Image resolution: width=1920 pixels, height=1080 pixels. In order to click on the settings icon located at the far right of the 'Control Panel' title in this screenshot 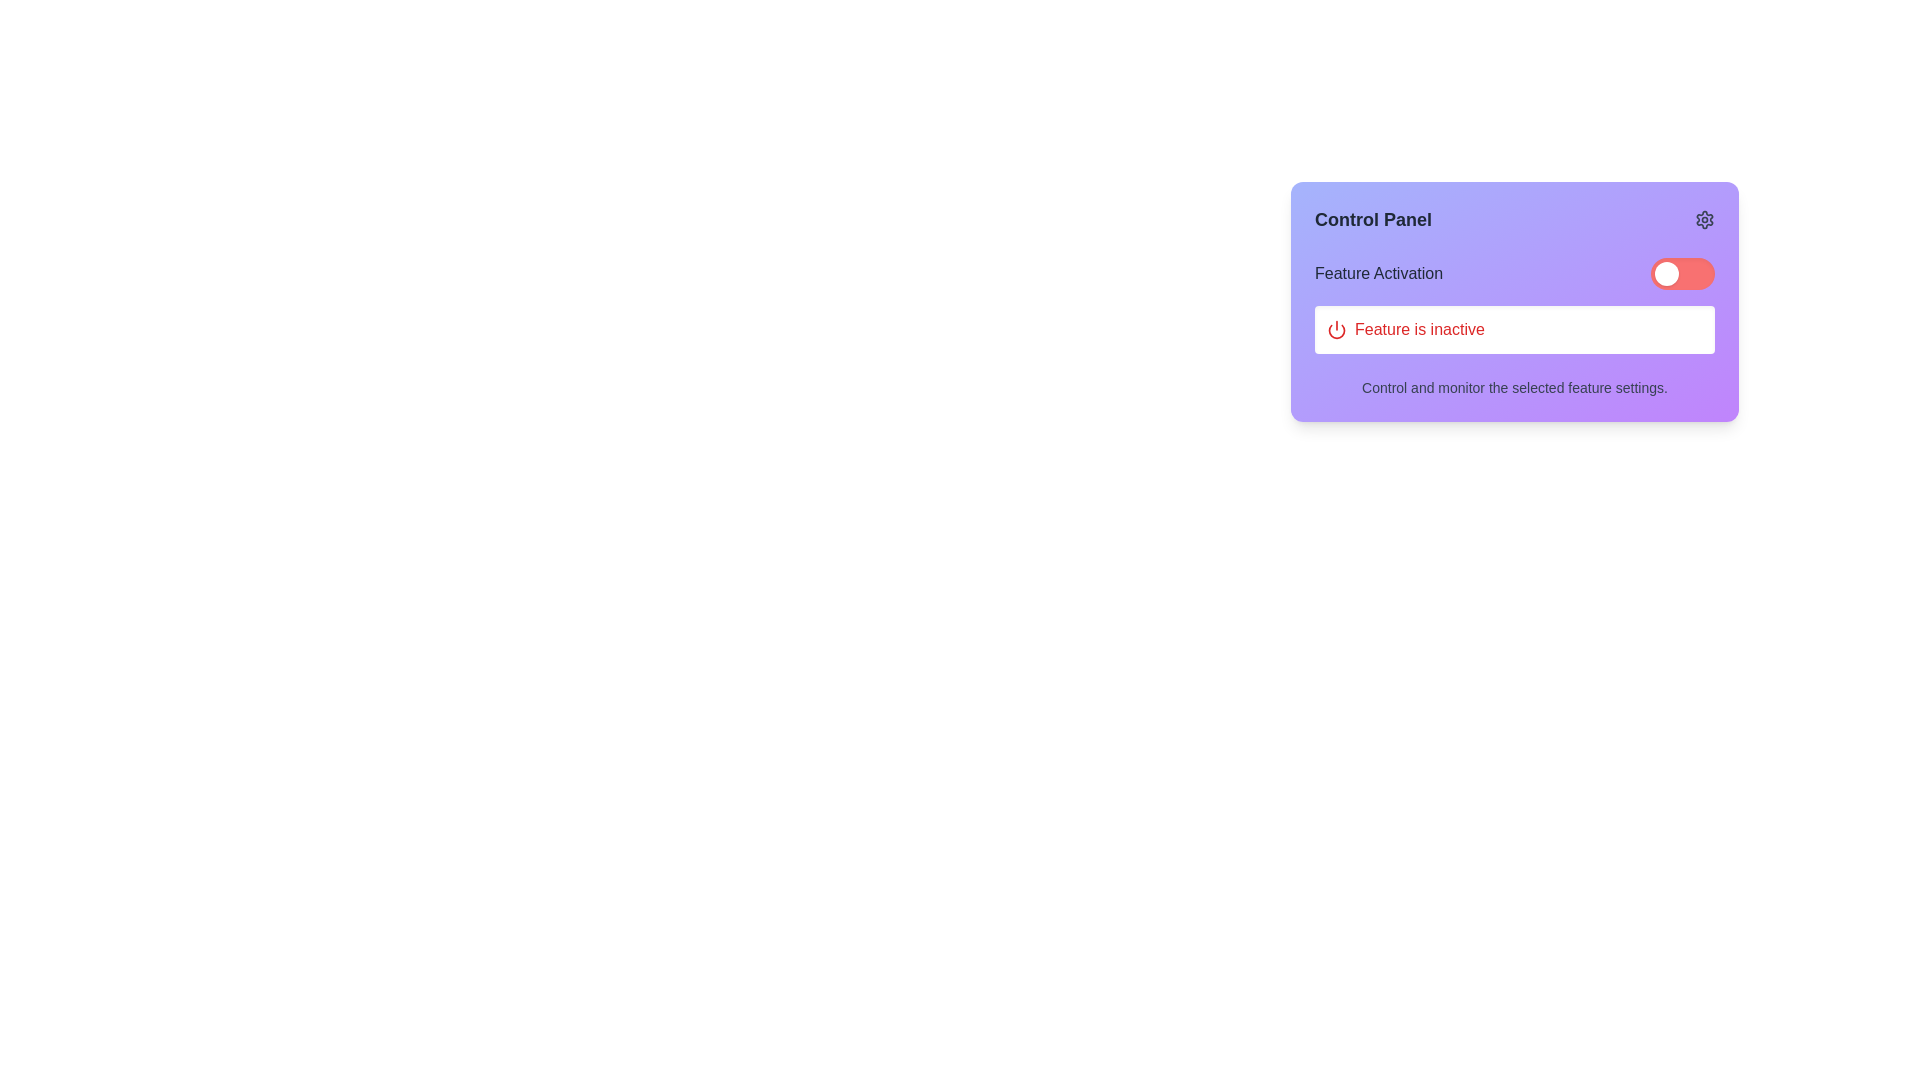, I will do `click(1703, 219)`.